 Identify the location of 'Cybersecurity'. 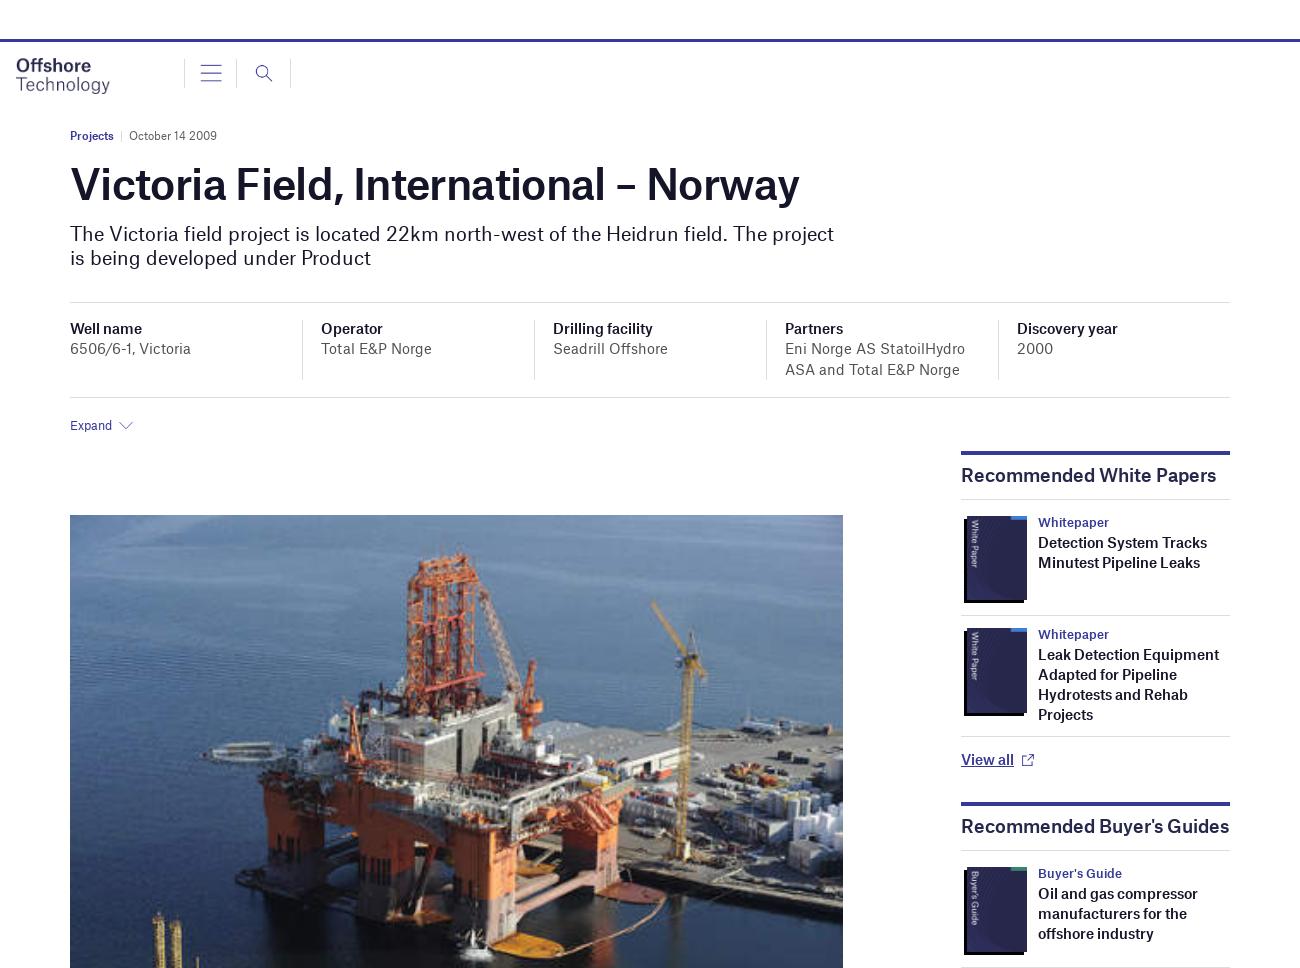
(103, 232).